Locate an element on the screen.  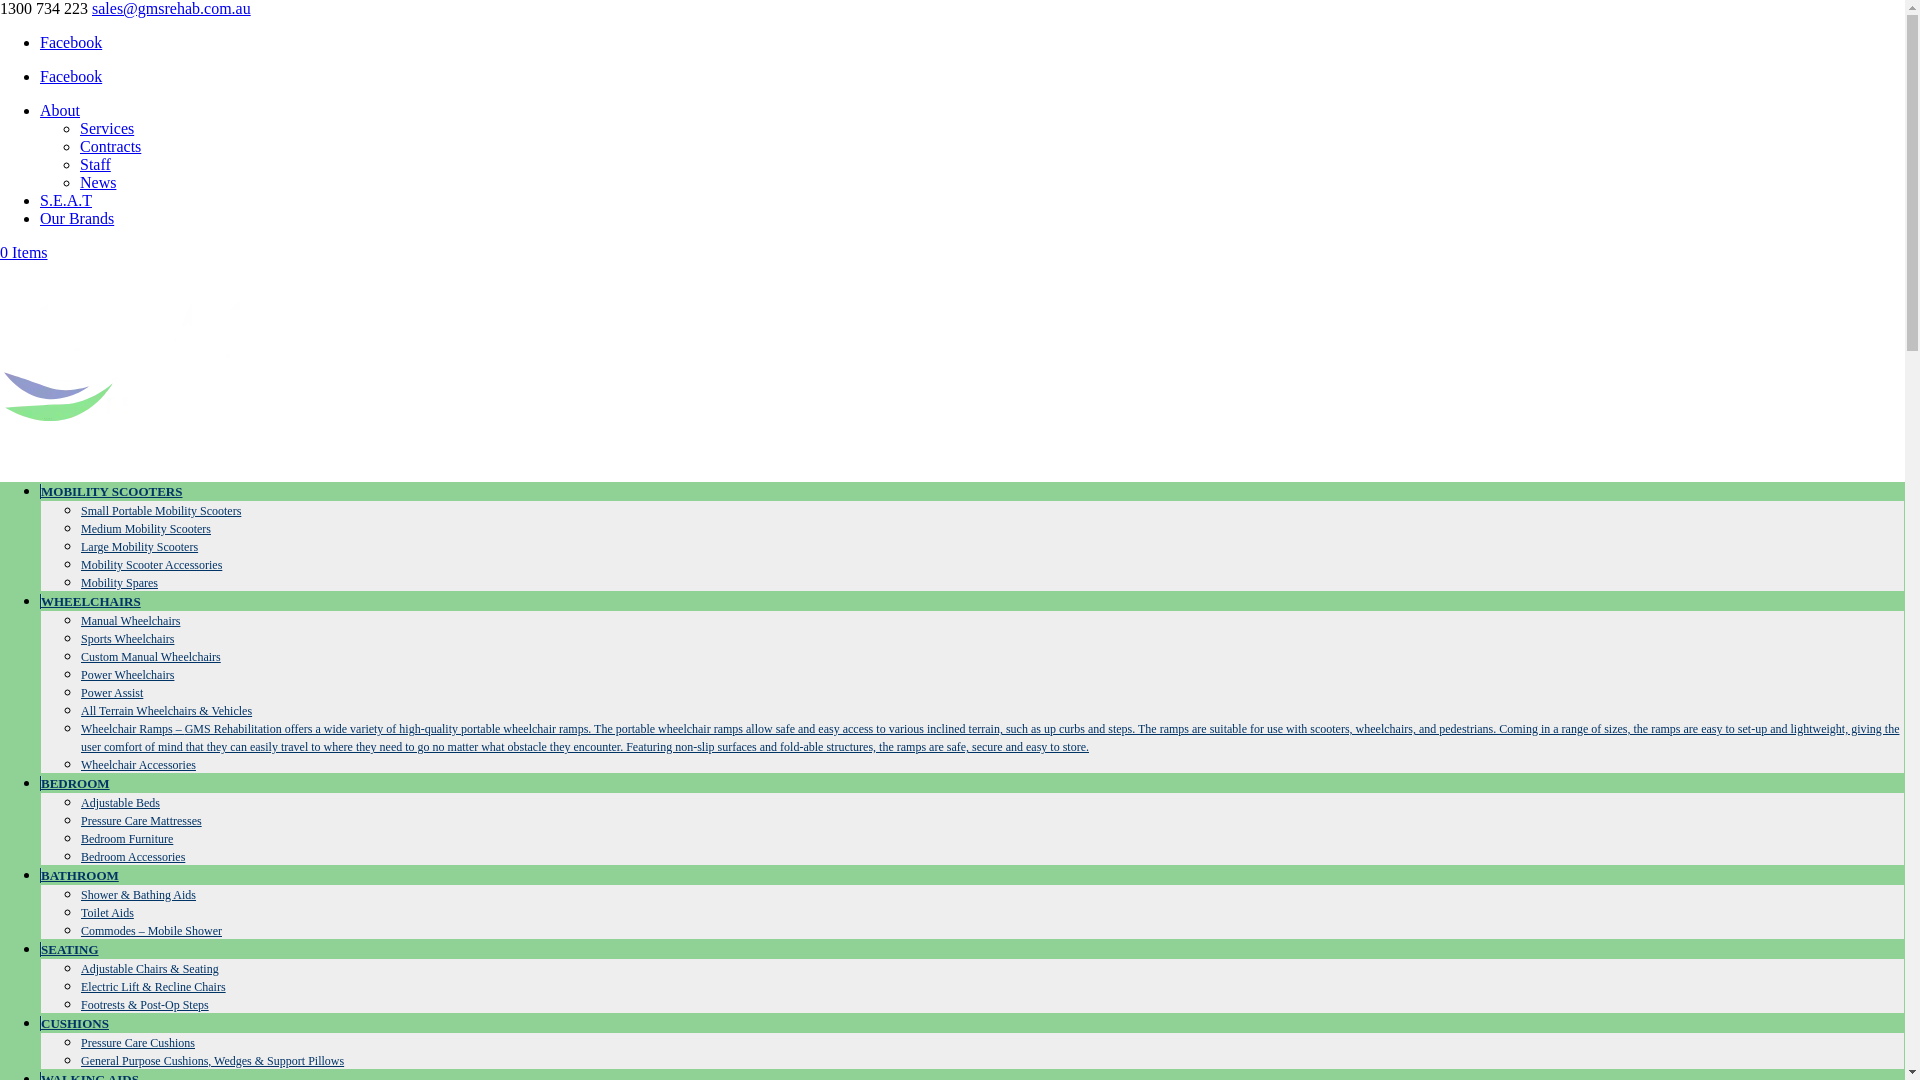
'News' is located at coordinates (96, 182).